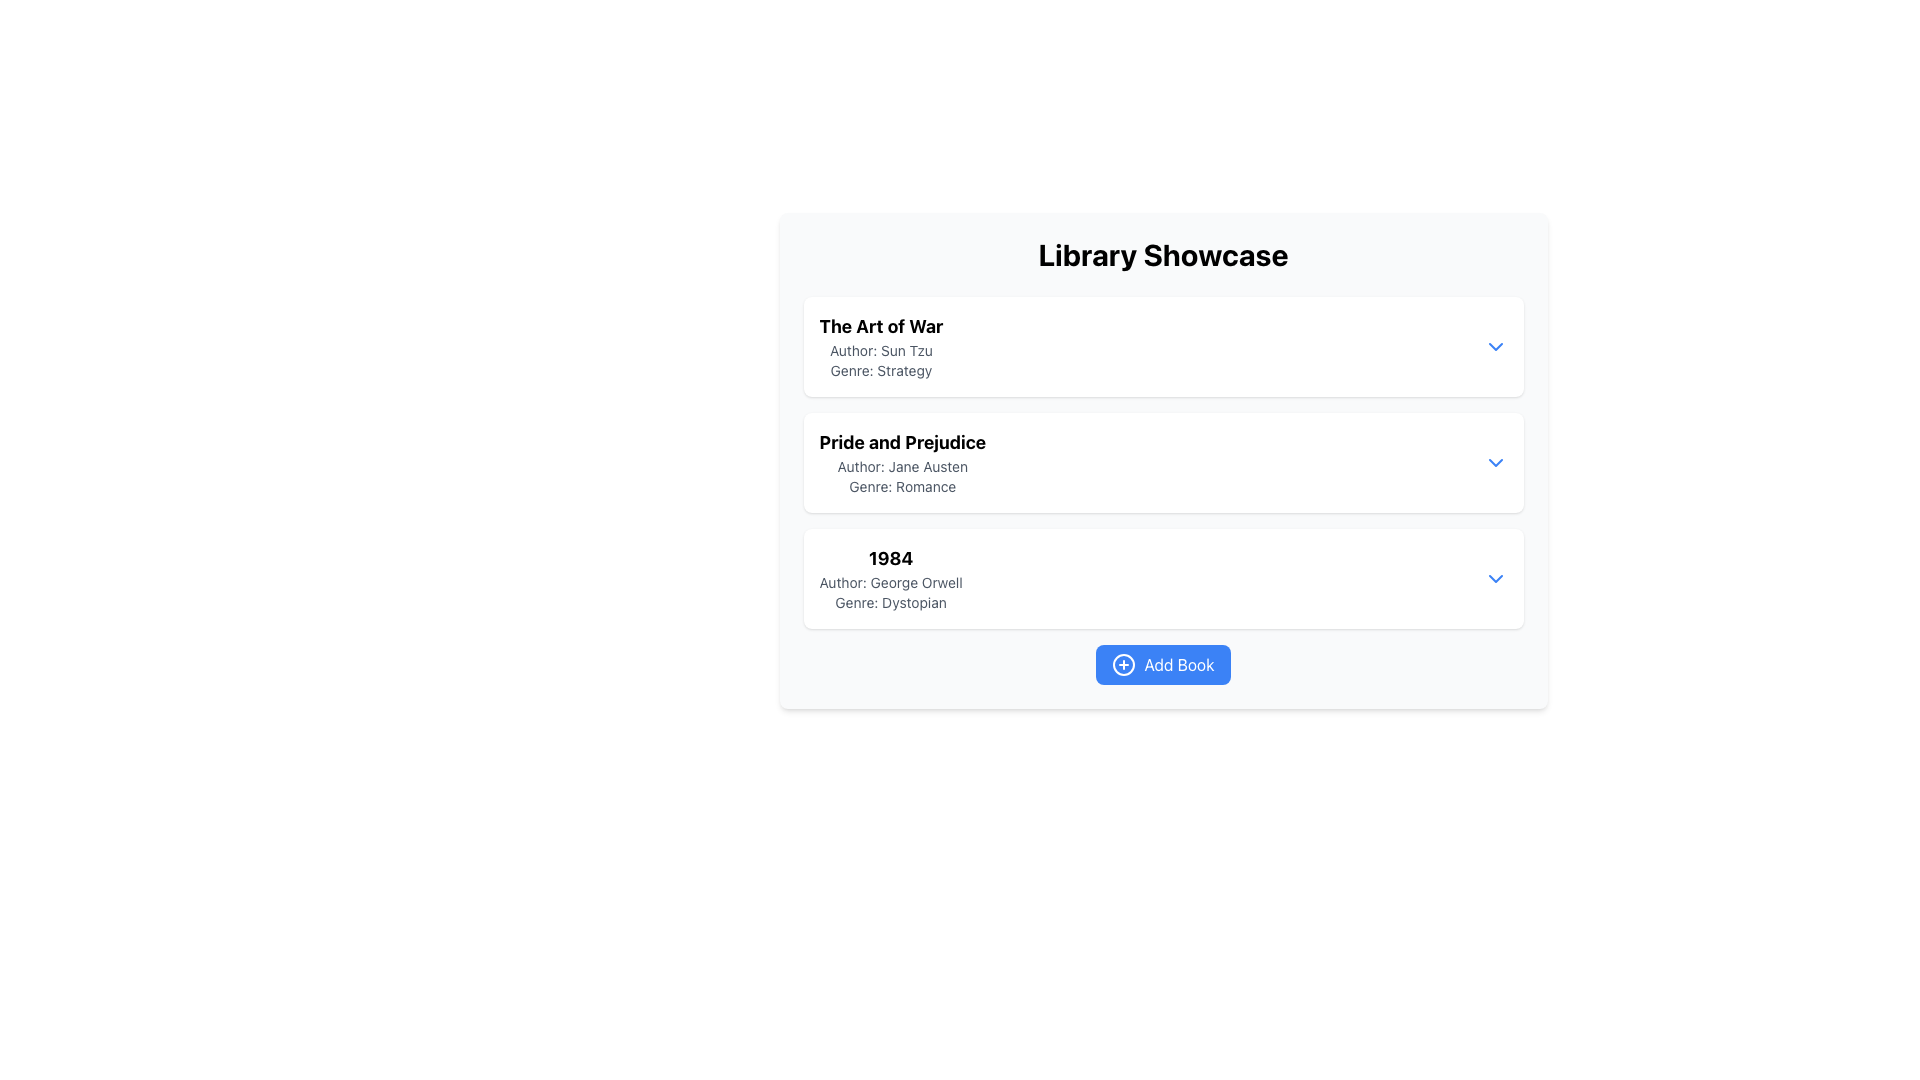 This screenshot has height=1080, width=1920. Describe the element at coordinates (1163, 462) in the screenshot. I see `details of the book titled 'Pride and Prejudice' by 'Jane Austen' in the compound component with a dropdown button, located in the middle of the interface` at that location.